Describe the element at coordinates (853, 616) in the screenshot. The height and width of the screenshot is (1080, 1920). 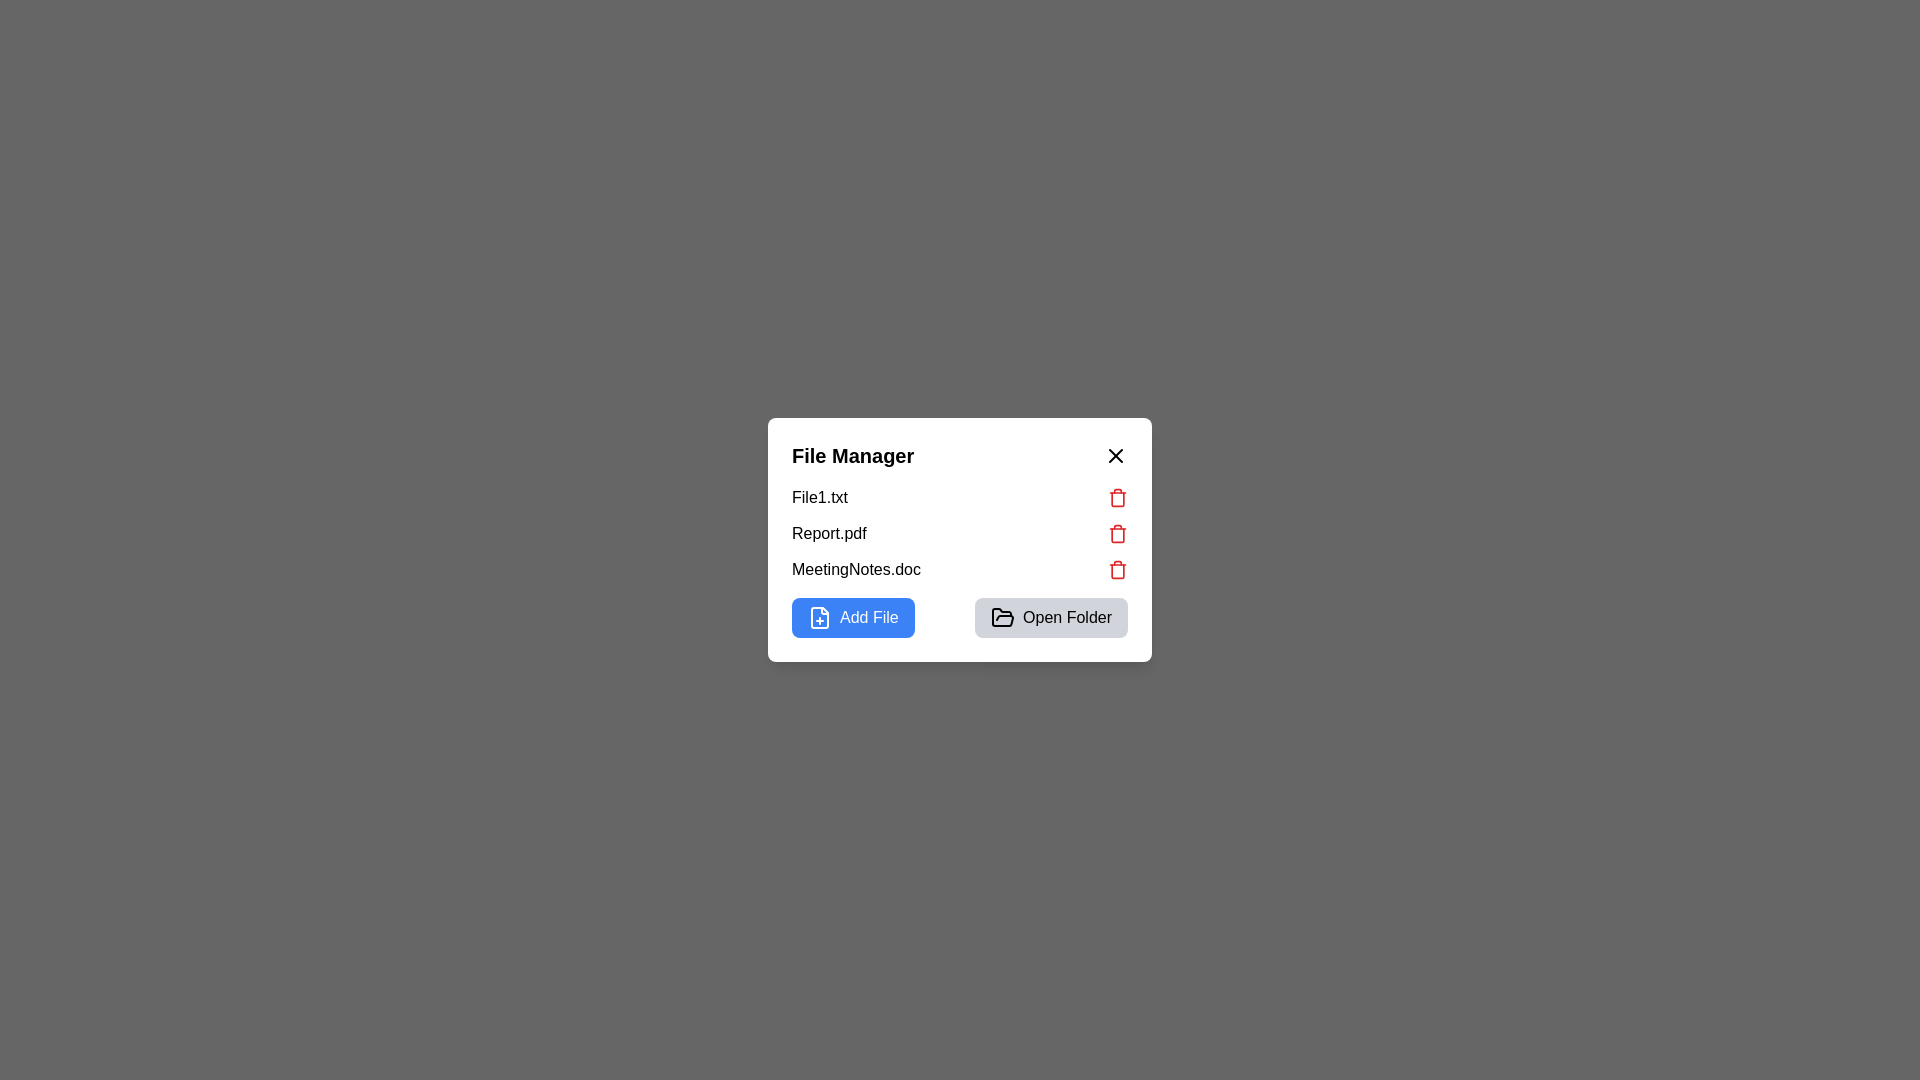
I see `the 'Add File' button with a blue background and white text in the 'File Manager' dialog for keyboard navigation` at that location.